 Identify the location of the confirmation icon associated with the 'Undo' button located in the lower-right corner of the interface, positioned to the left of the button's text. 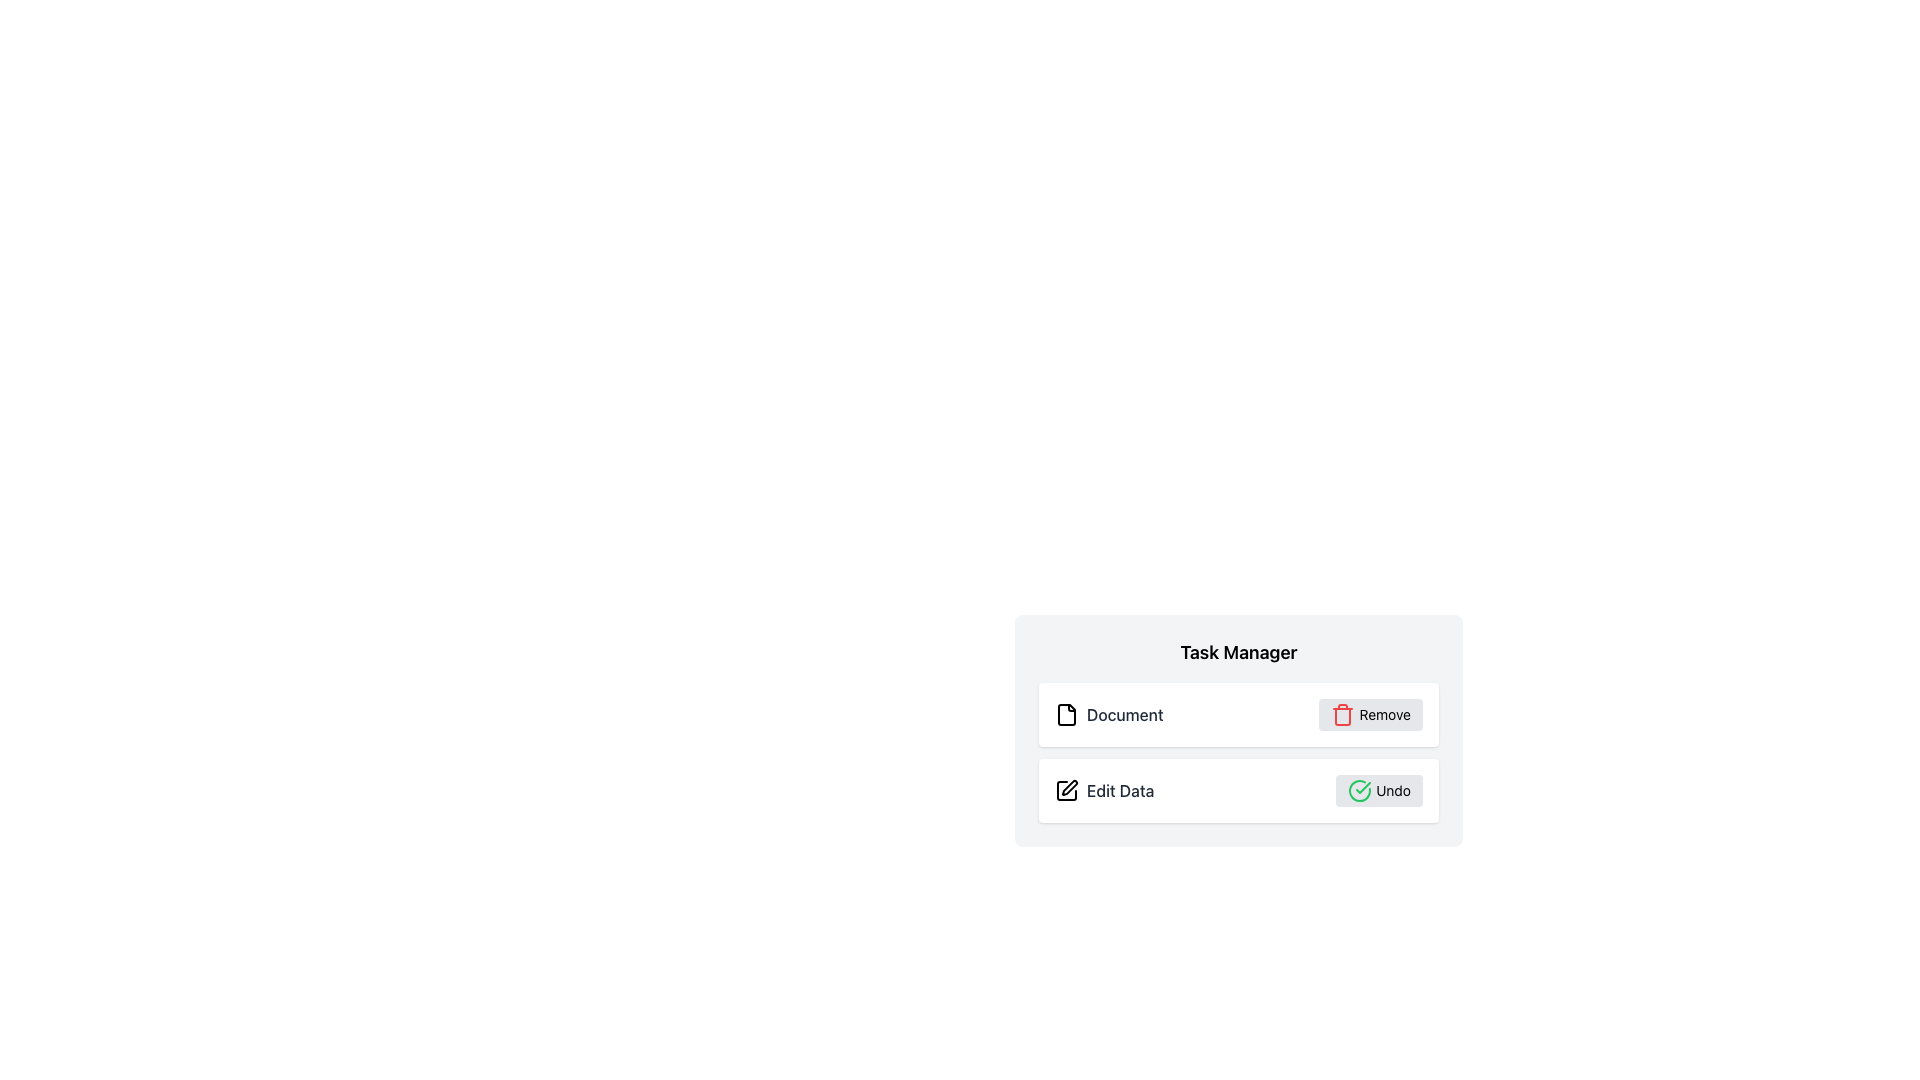
(1360, 789).